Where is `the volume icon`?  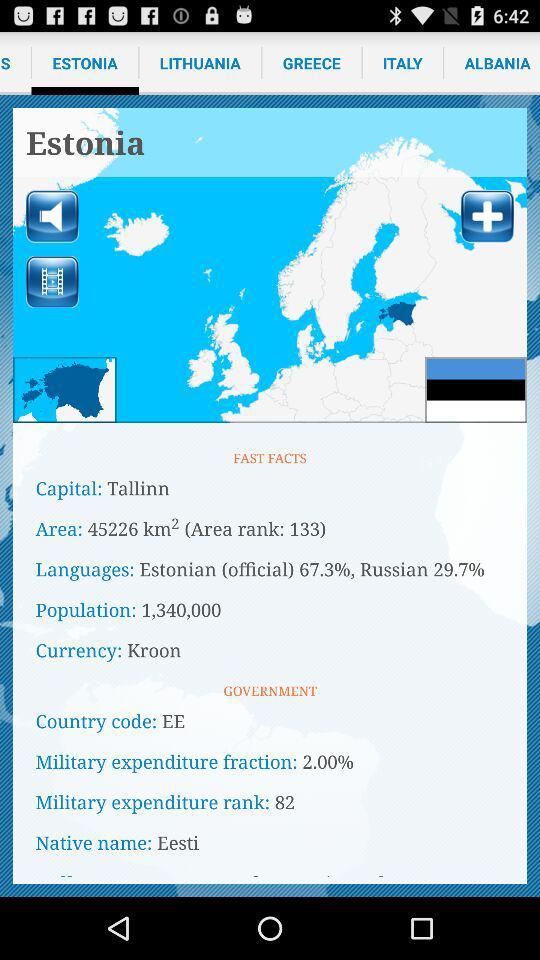
the volume icon is located at coordinates (52, 231).